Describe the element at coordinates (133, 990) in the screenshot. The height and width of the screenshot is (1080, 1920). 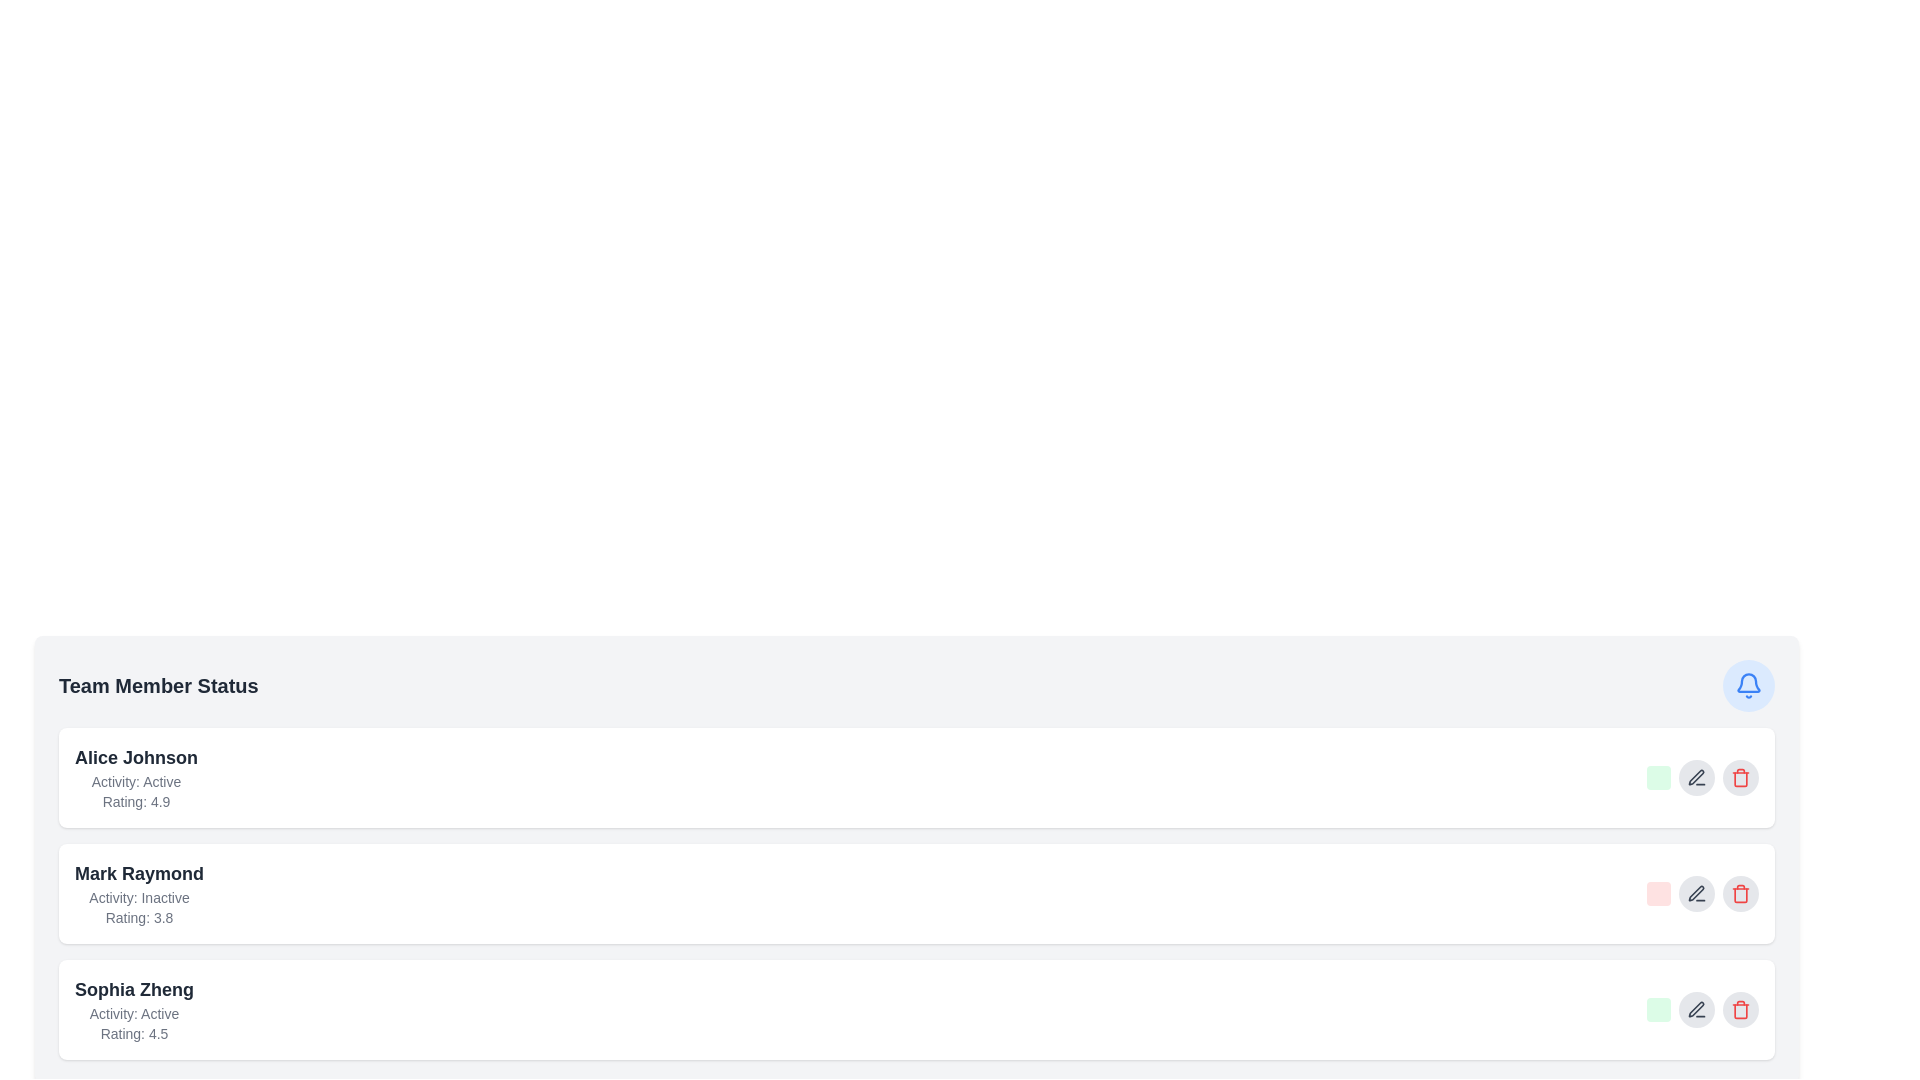
I see `name displayed in the text label that serves as the header for the third team member's status section, identifying the person by name` at that location.